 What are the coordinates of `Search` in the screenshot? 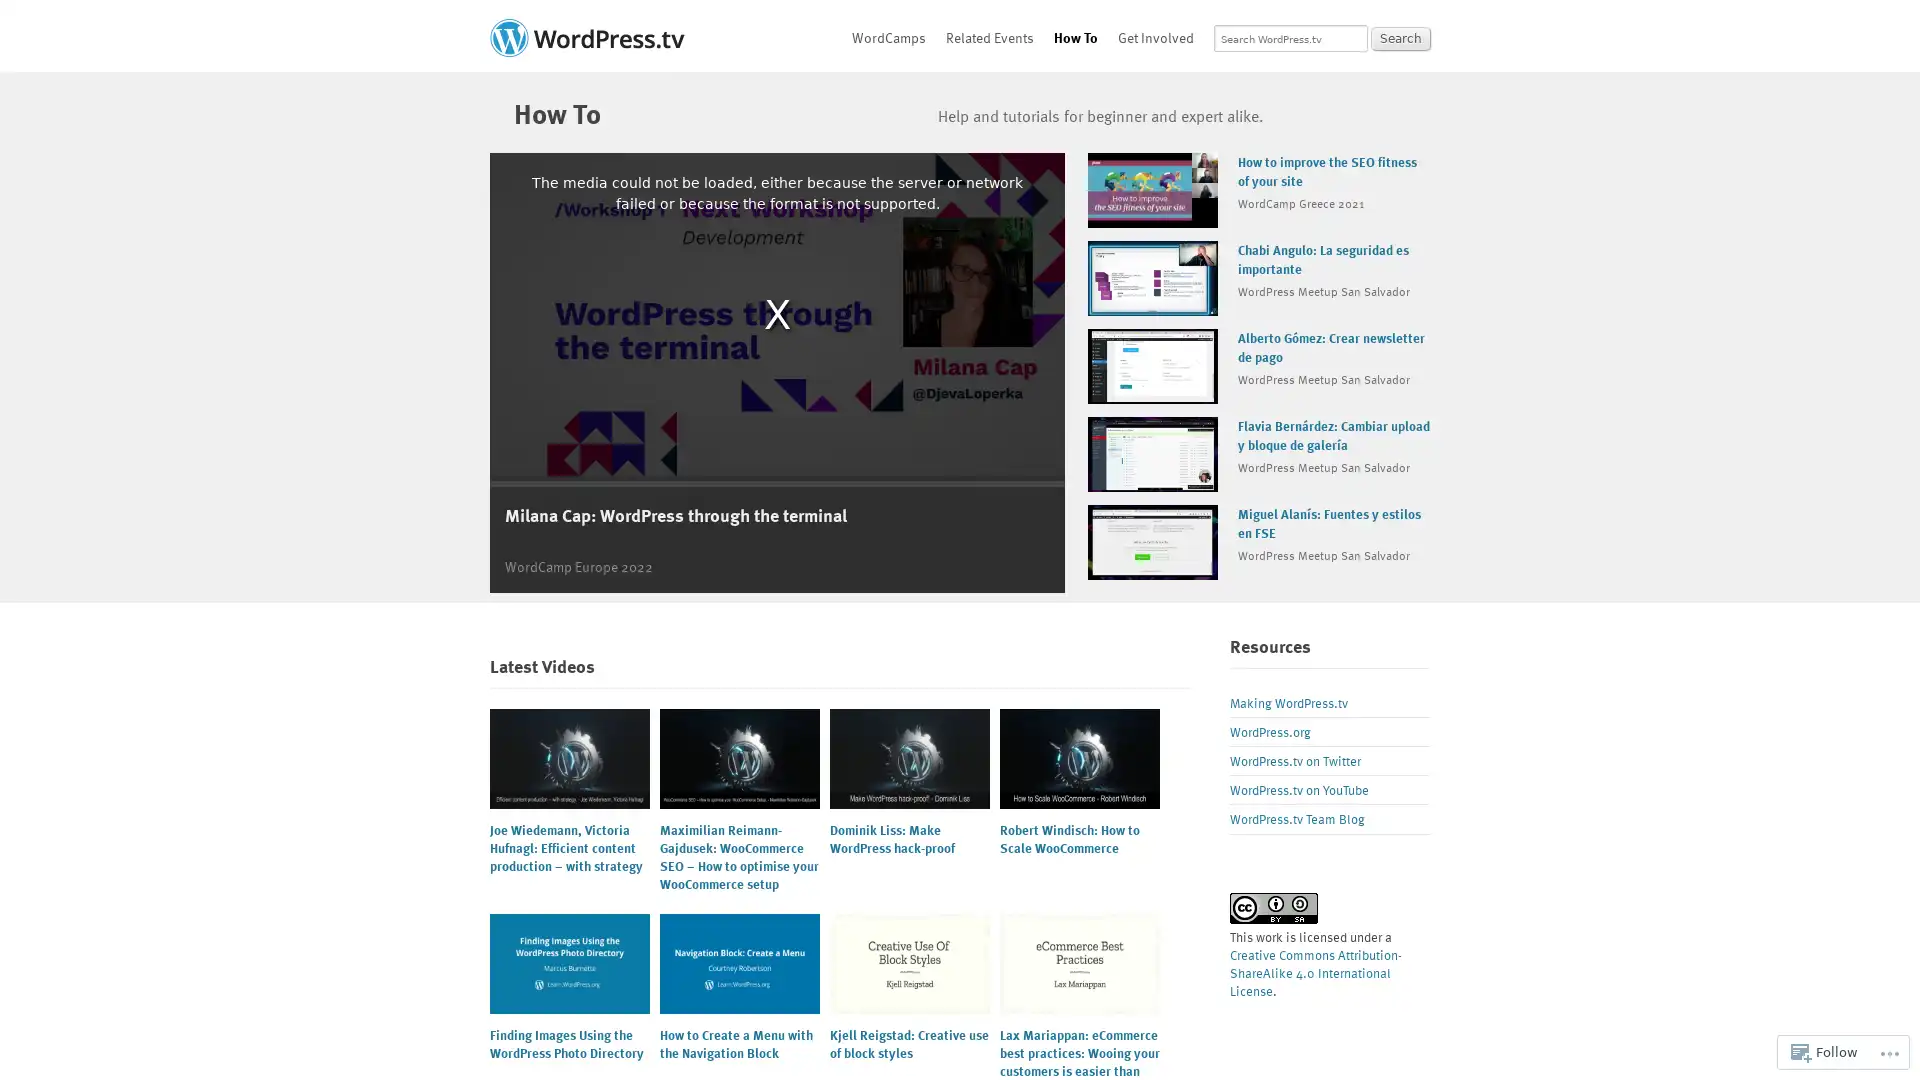 It's located at (1400, 38).